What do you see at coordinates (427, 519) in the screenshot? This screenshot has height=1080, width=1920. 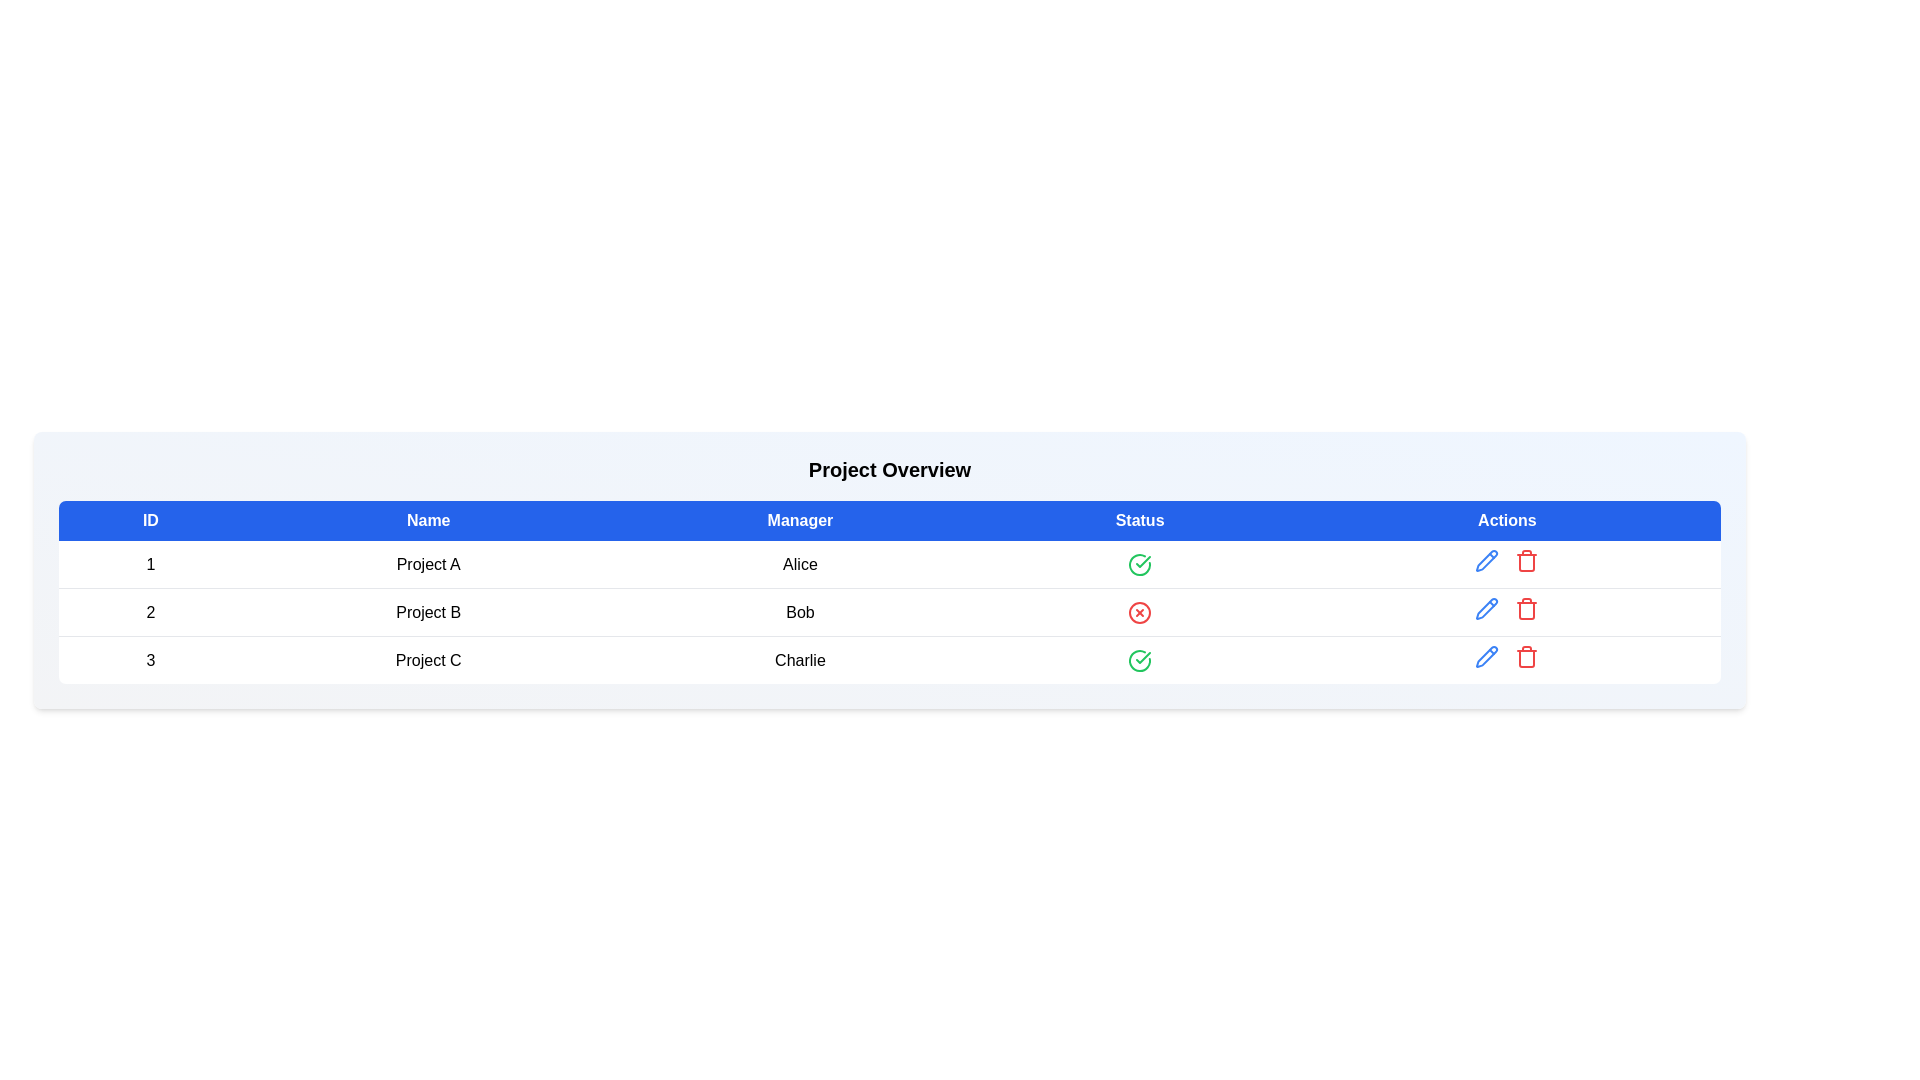 I see `the 'Name' column header text label, which is the second item in the header row of the table, located between 'ID' and 'Manager'` at bounding box center [427, 519].